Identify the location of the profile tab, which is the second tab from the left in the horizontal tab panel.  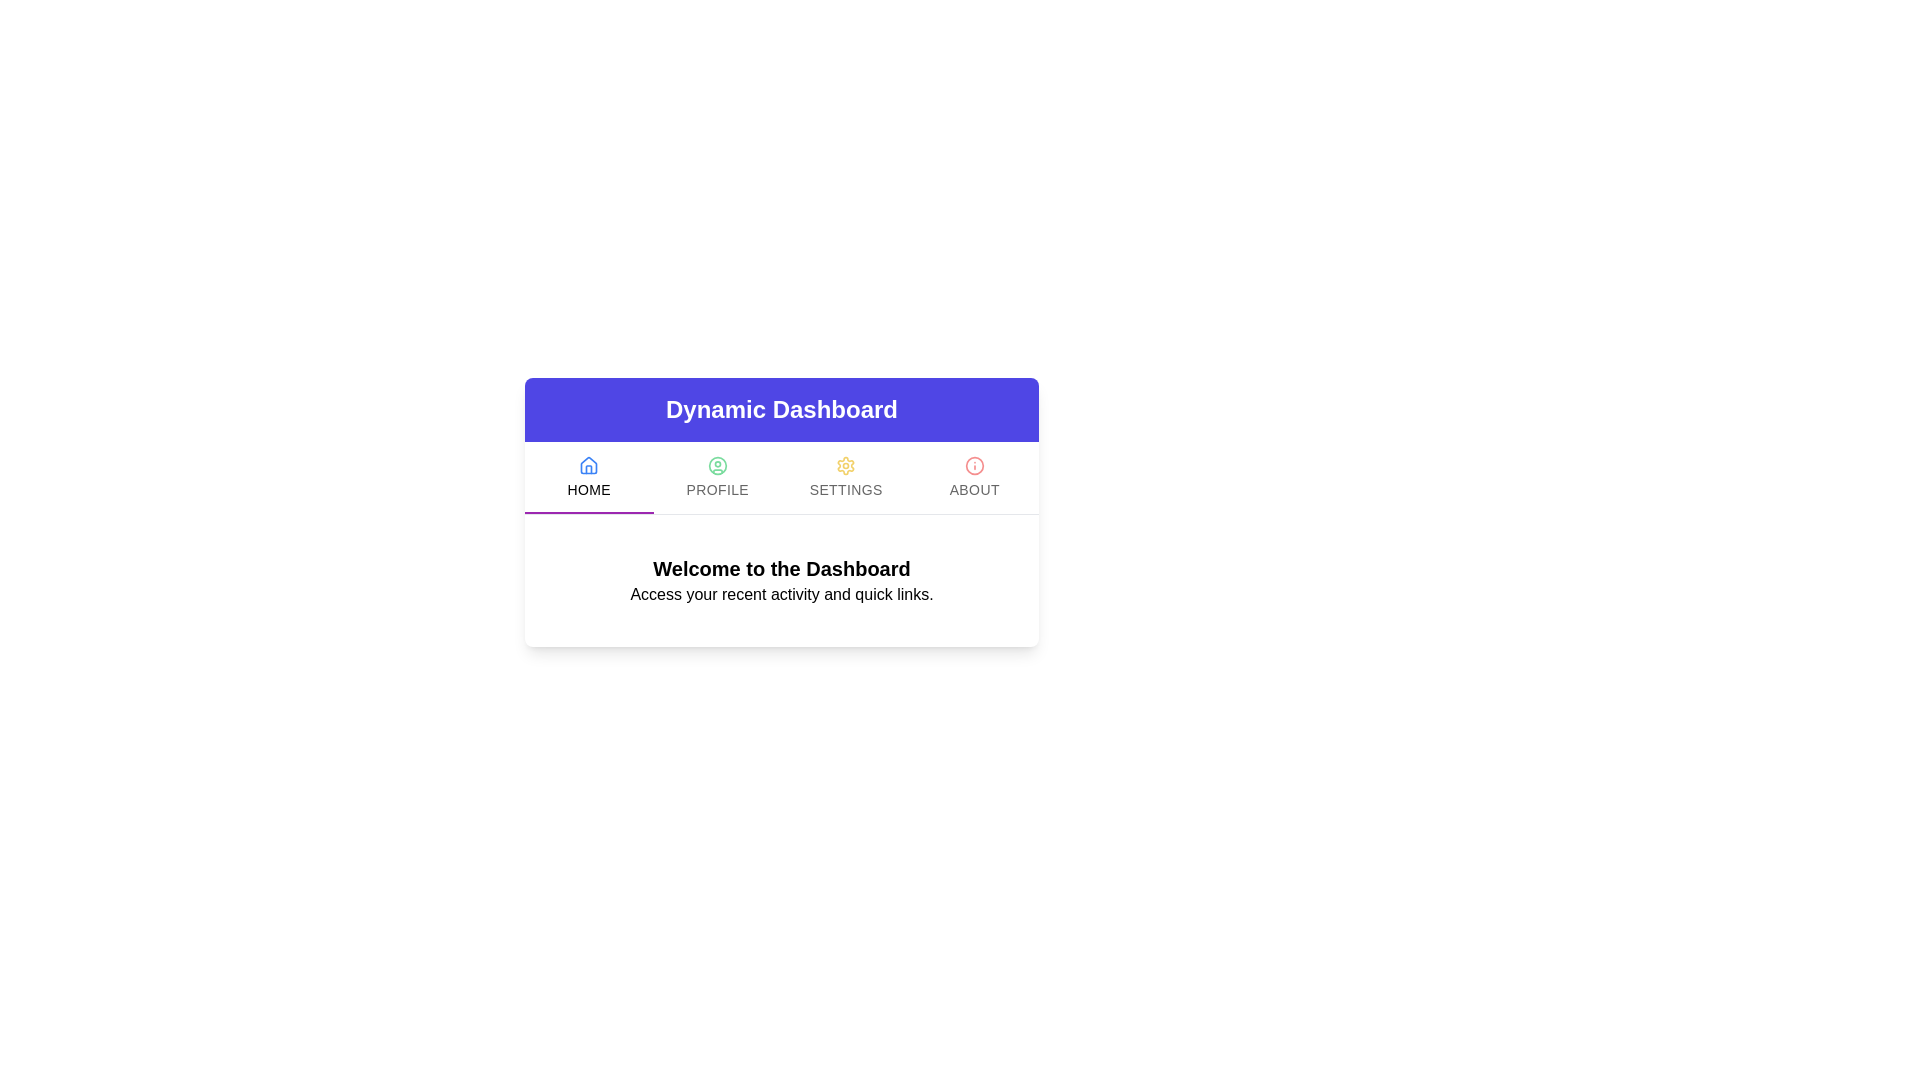
(717, 478).